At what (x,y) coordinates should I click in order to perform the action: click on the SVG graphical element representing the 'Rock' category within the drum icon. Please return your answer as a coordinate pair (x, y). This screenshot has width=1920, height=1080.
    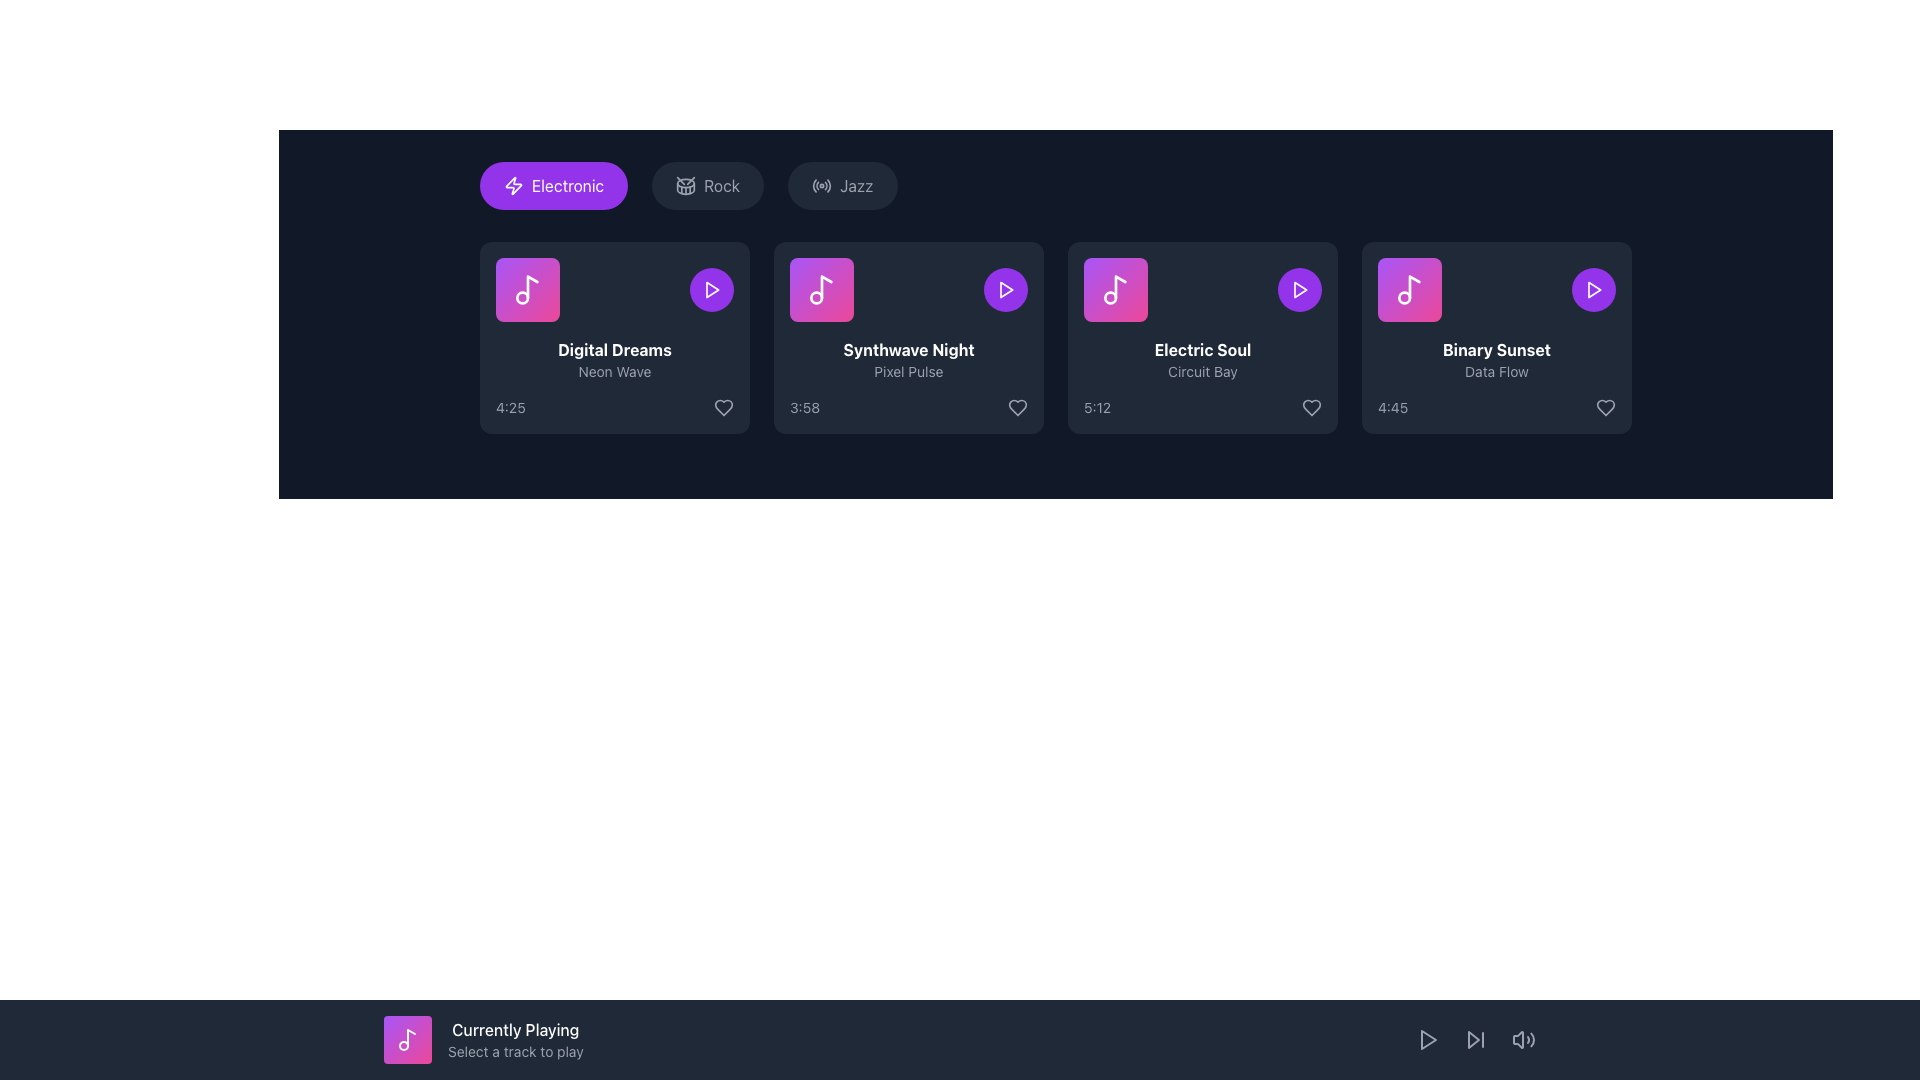
    Looking at the image, I should click on (686, 183).